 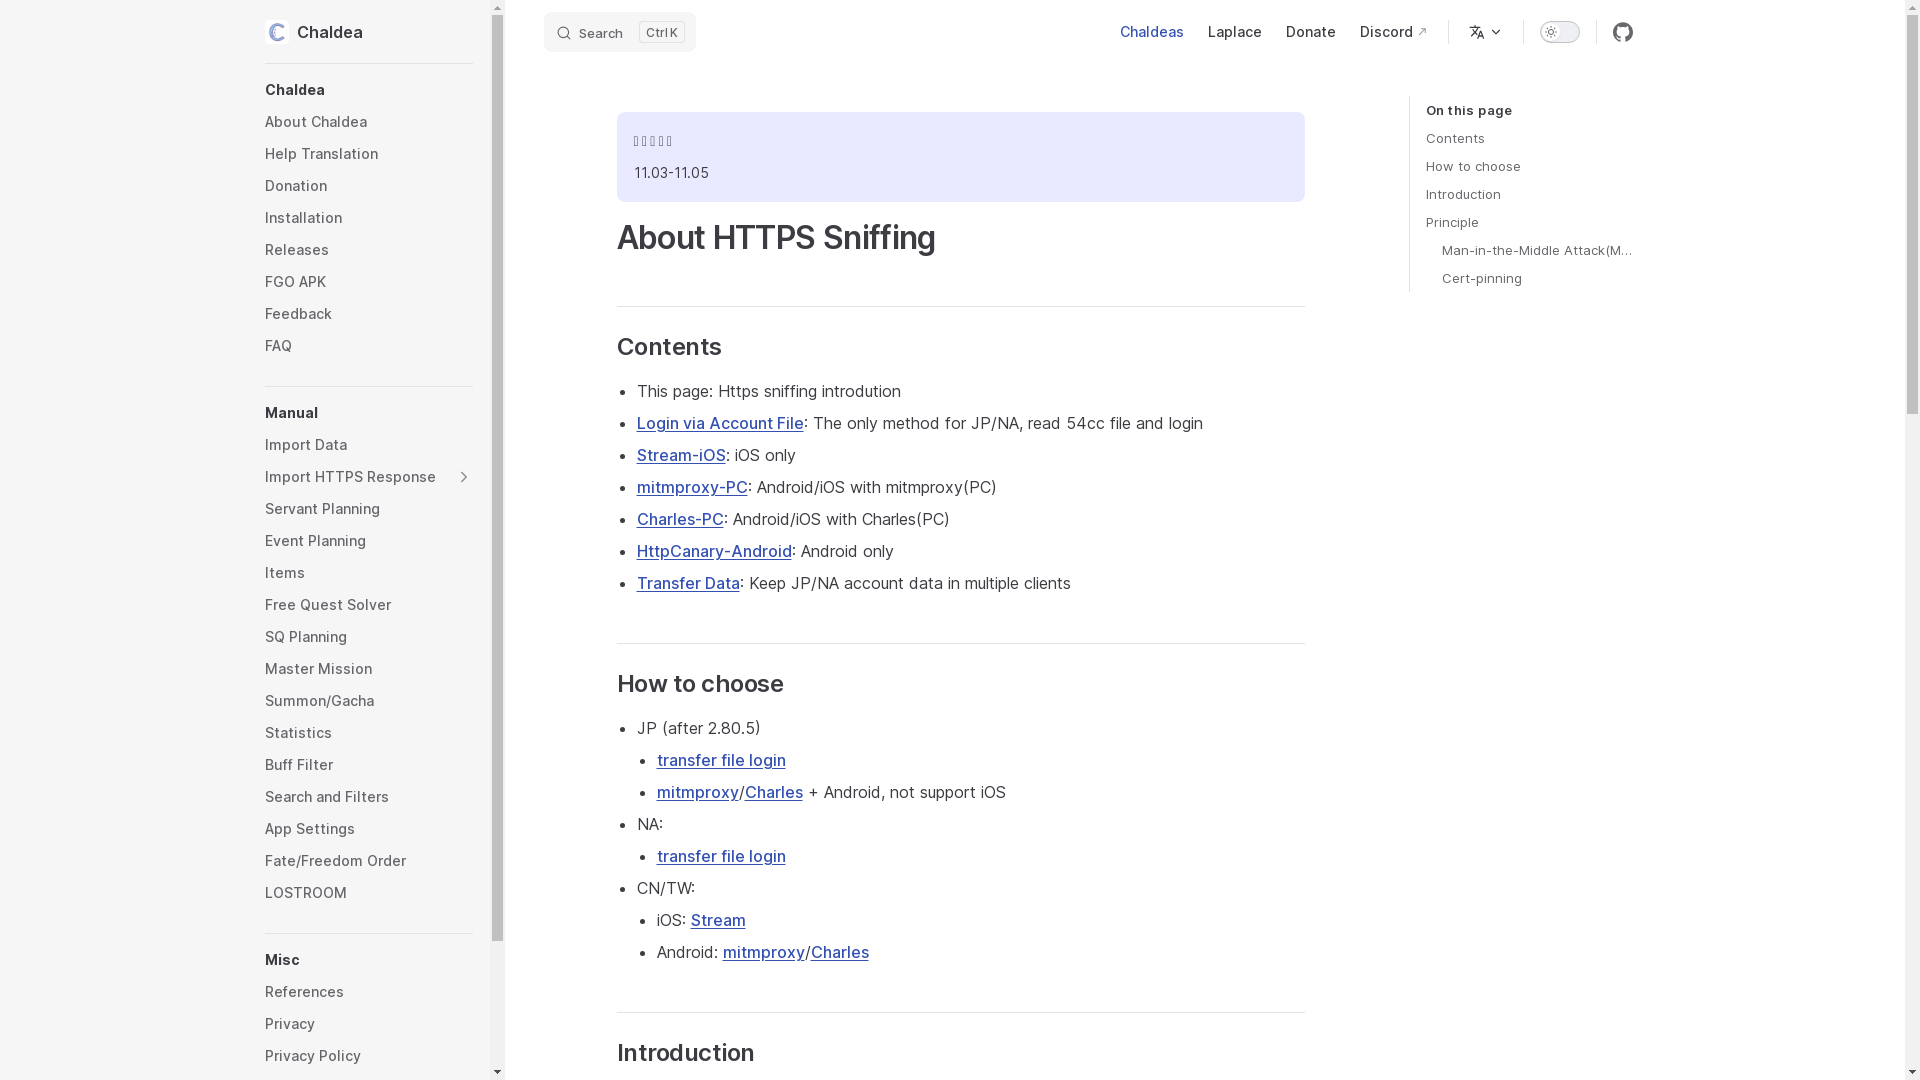 What do you see at coordinates (720, 759) in the screenshot?
I see `'transfer file login'` at bounding box center [720, 759].